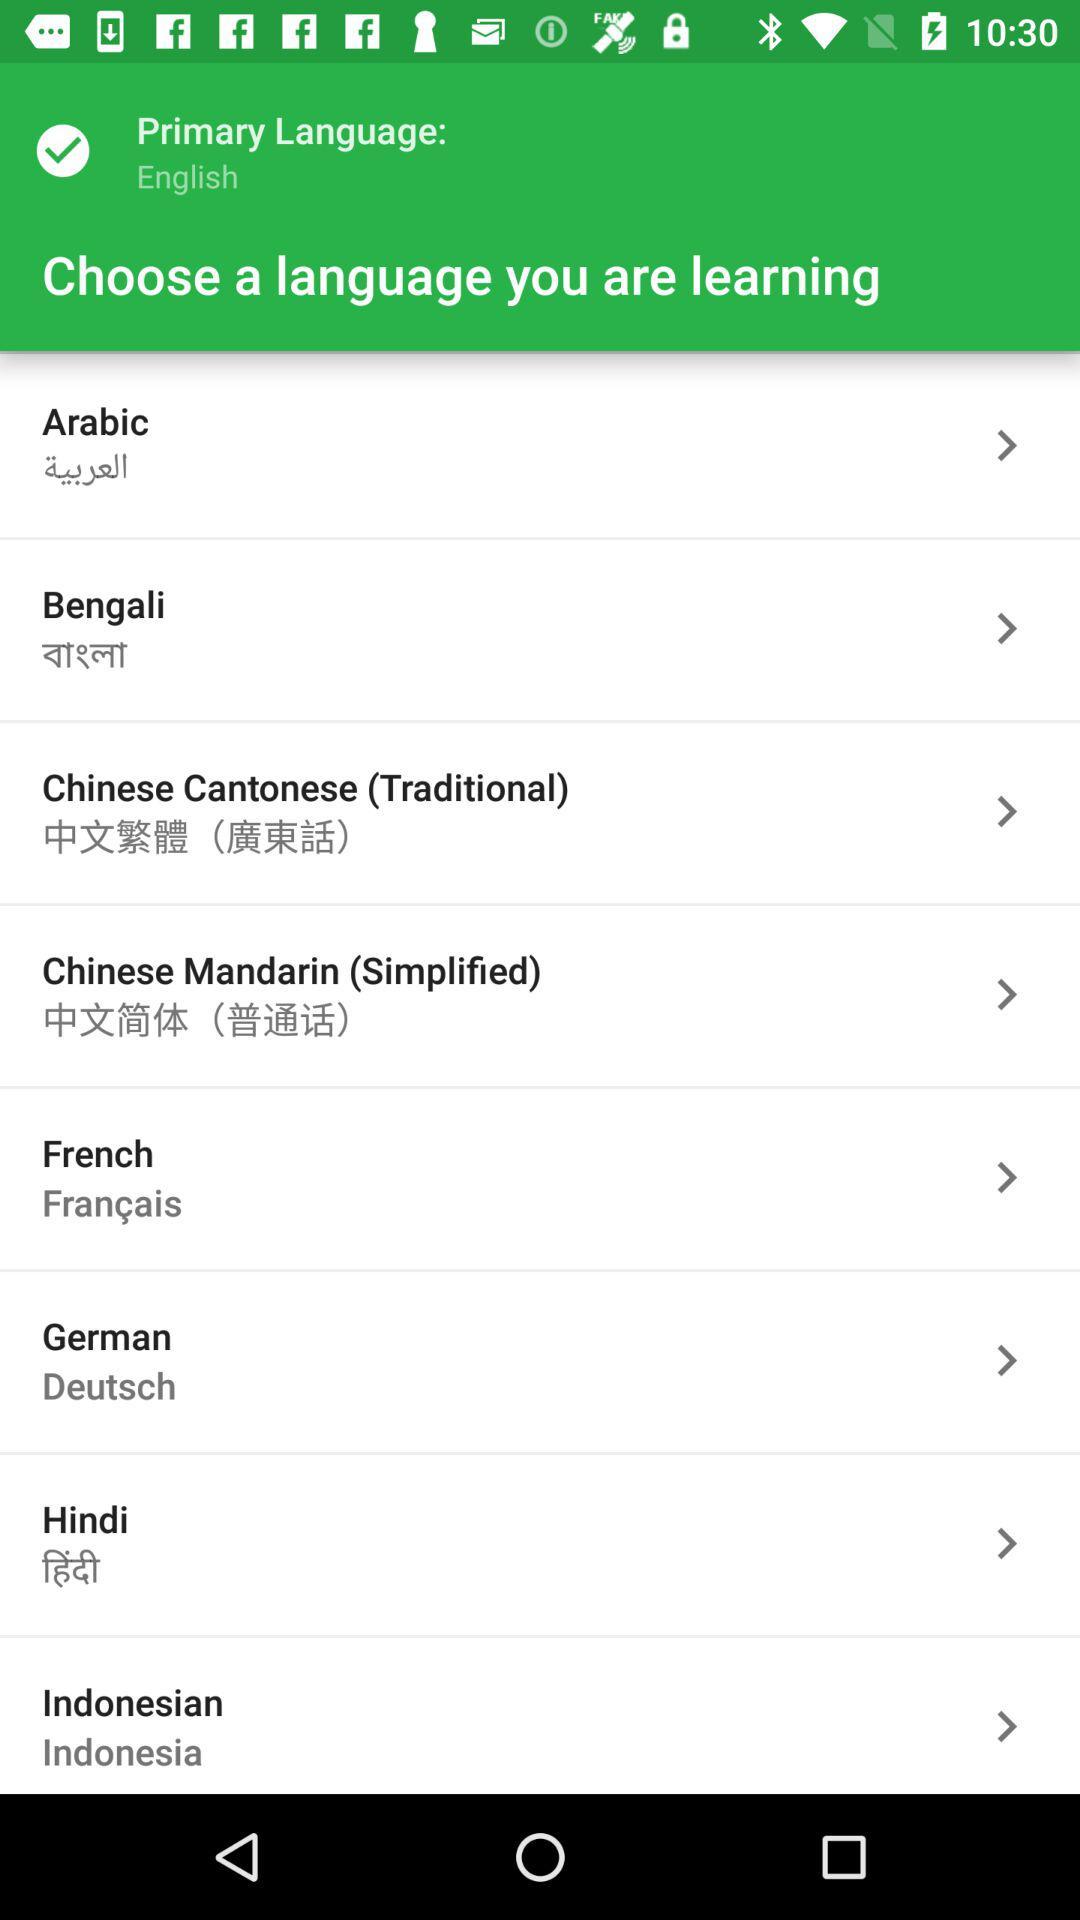 The image size is (1080, 1920). What do you see at coordinates (1017, 811) in the screenshot?
I see `validate choice` at bounding box center [1017, 811].